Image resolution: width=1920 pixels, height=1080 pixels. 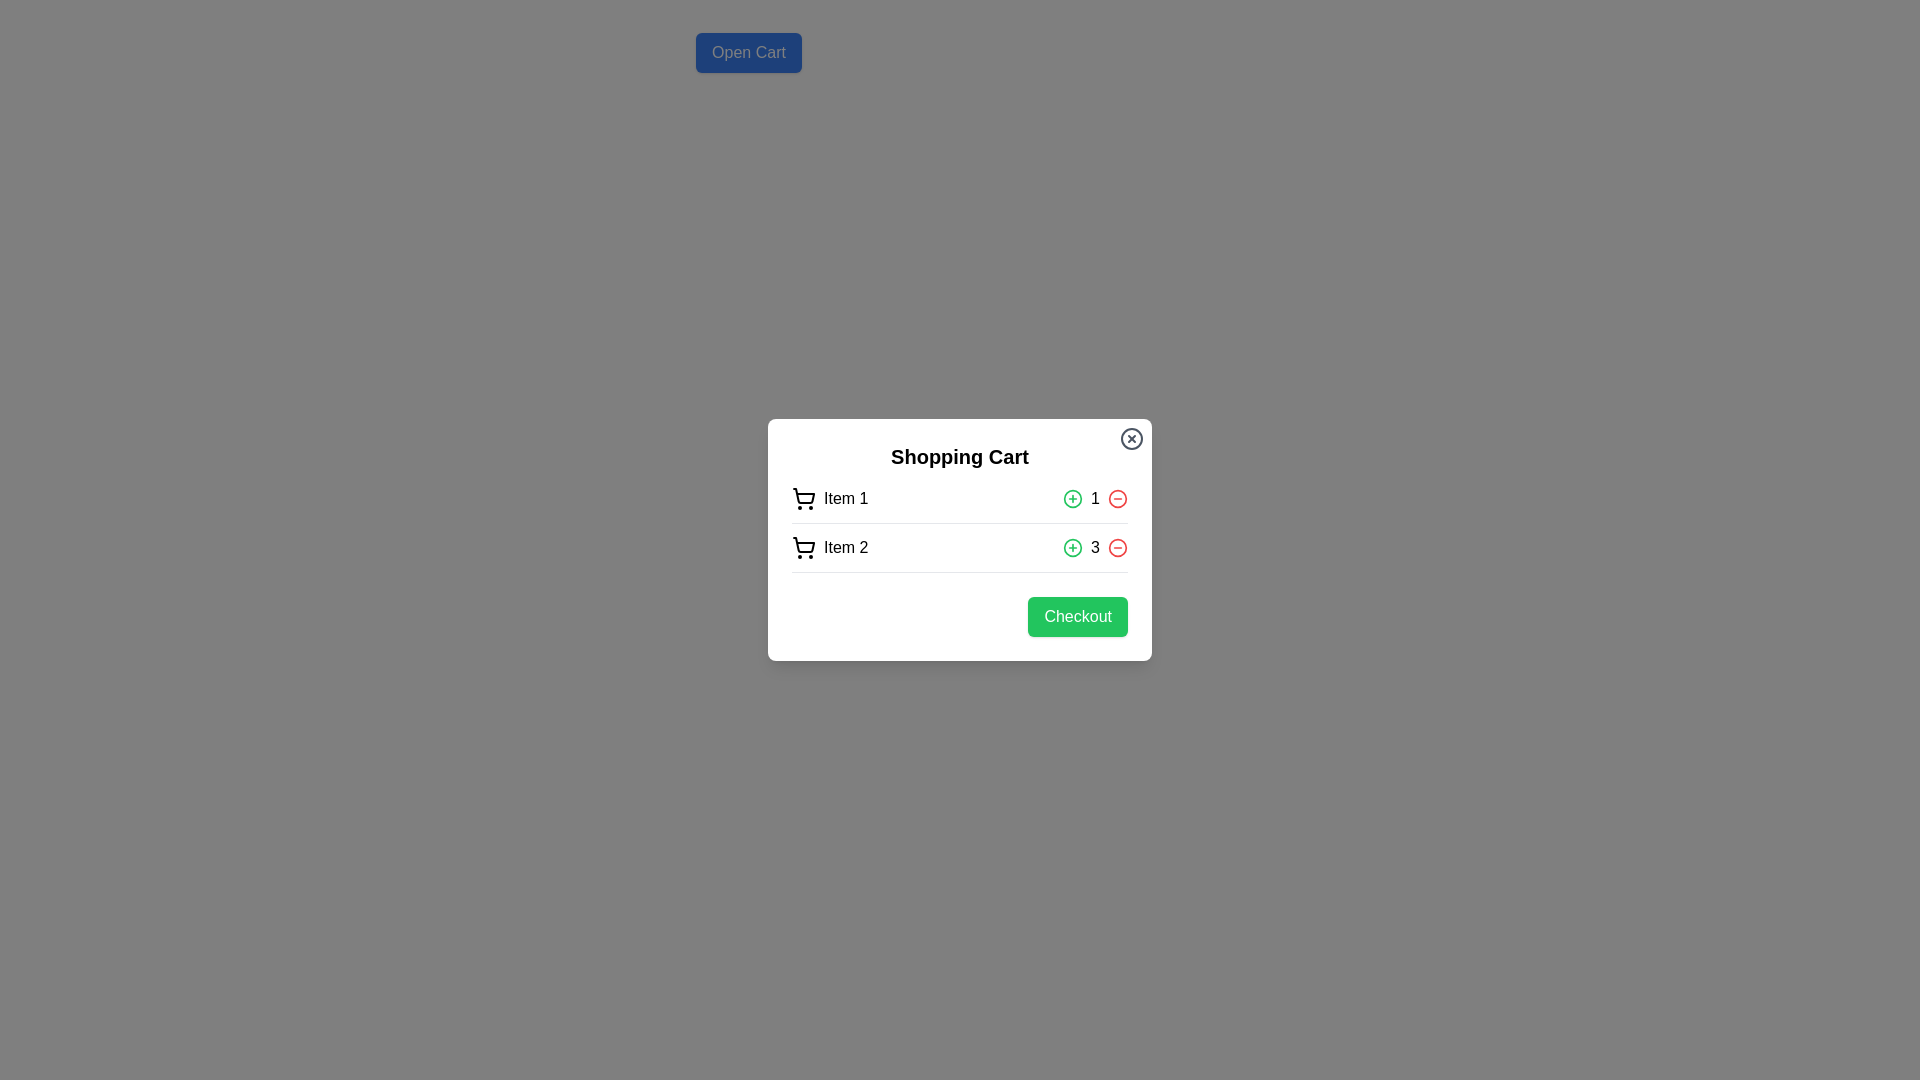 What do you see at coordinates (1072, 497) in the screenshot?
I see `the increment quantity button for the second item in the shopping cart` at bounding box center [1072, 497].